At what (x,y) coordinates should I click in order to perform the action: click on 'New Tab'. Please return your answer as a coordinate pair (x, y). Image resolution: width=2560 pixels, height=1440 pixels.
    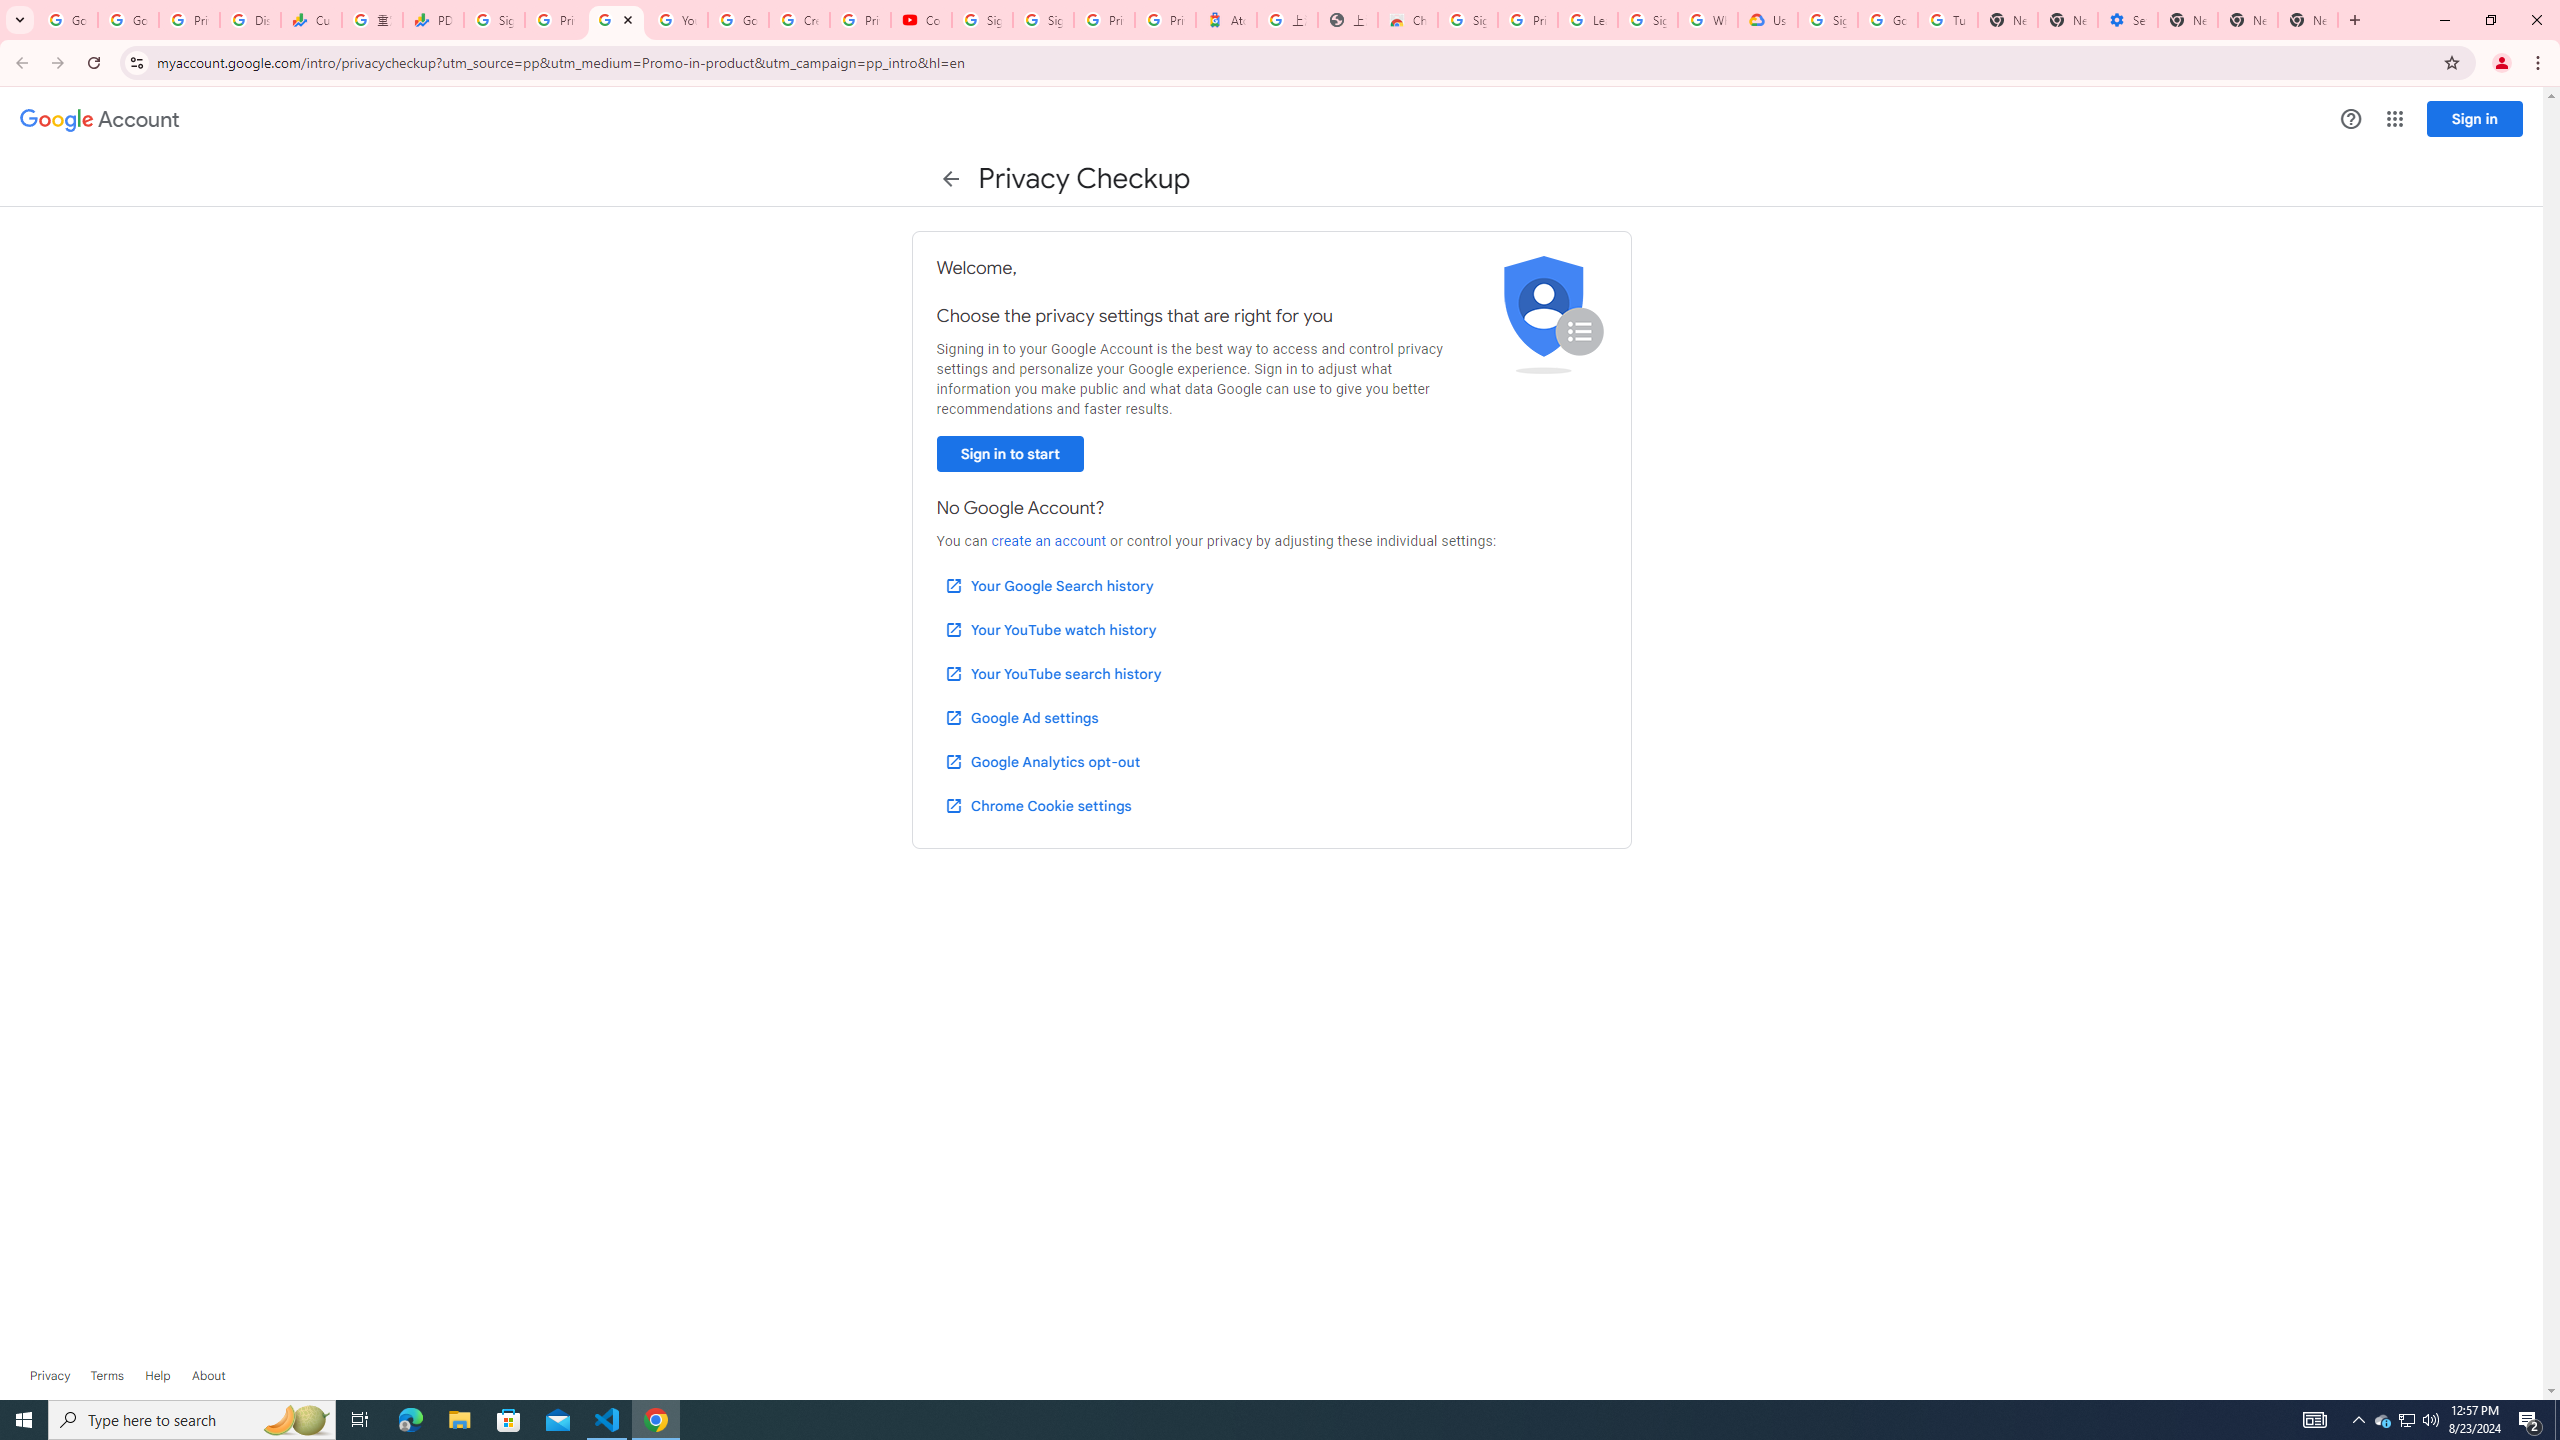
    Looking at the image, I should click on (2307, 19).